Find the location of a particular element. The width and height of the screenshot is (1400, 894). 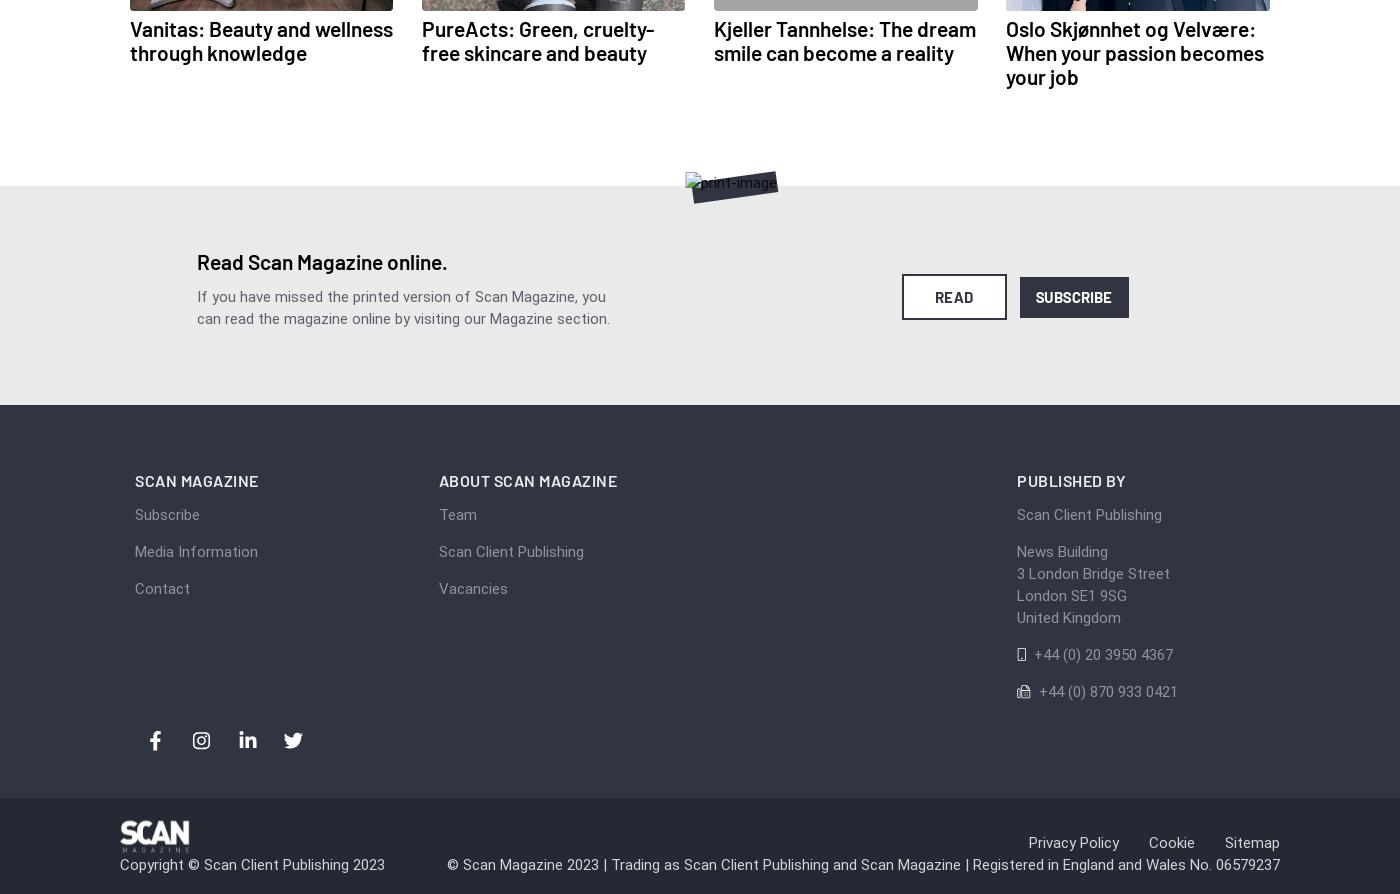

'© Scan Magazine 2023 | Trading as Scan Client Publishing and Scan Magazine | Registered in England and Wales No. 06579237' is located at coordinates (863, 864).